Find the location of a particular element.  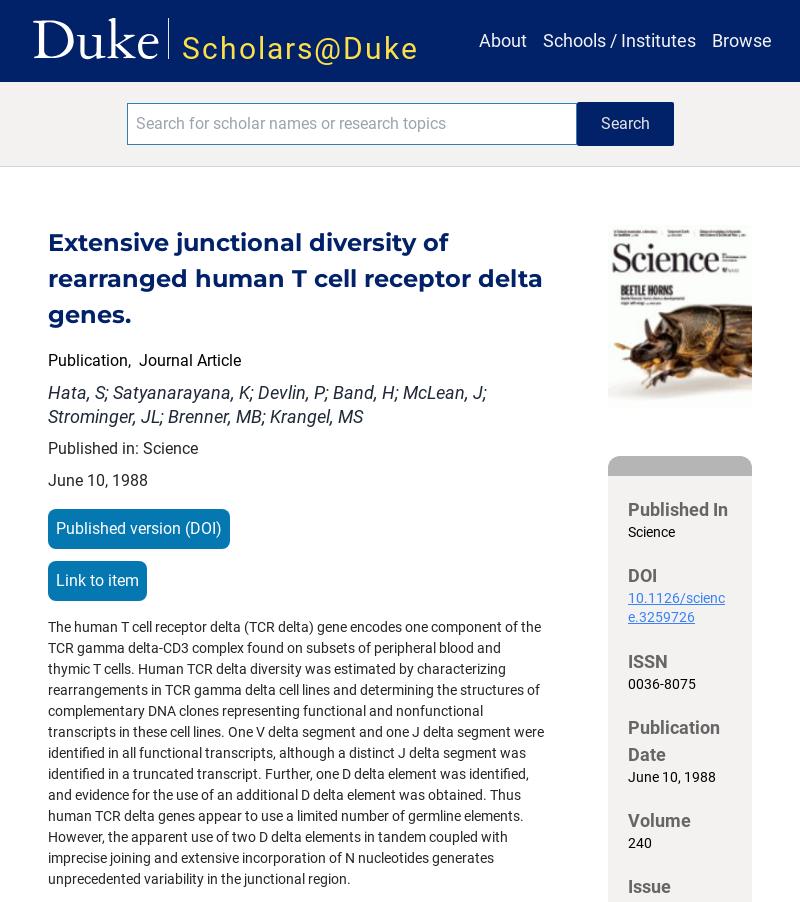

'Published In' is located at coordinates (678, 508).